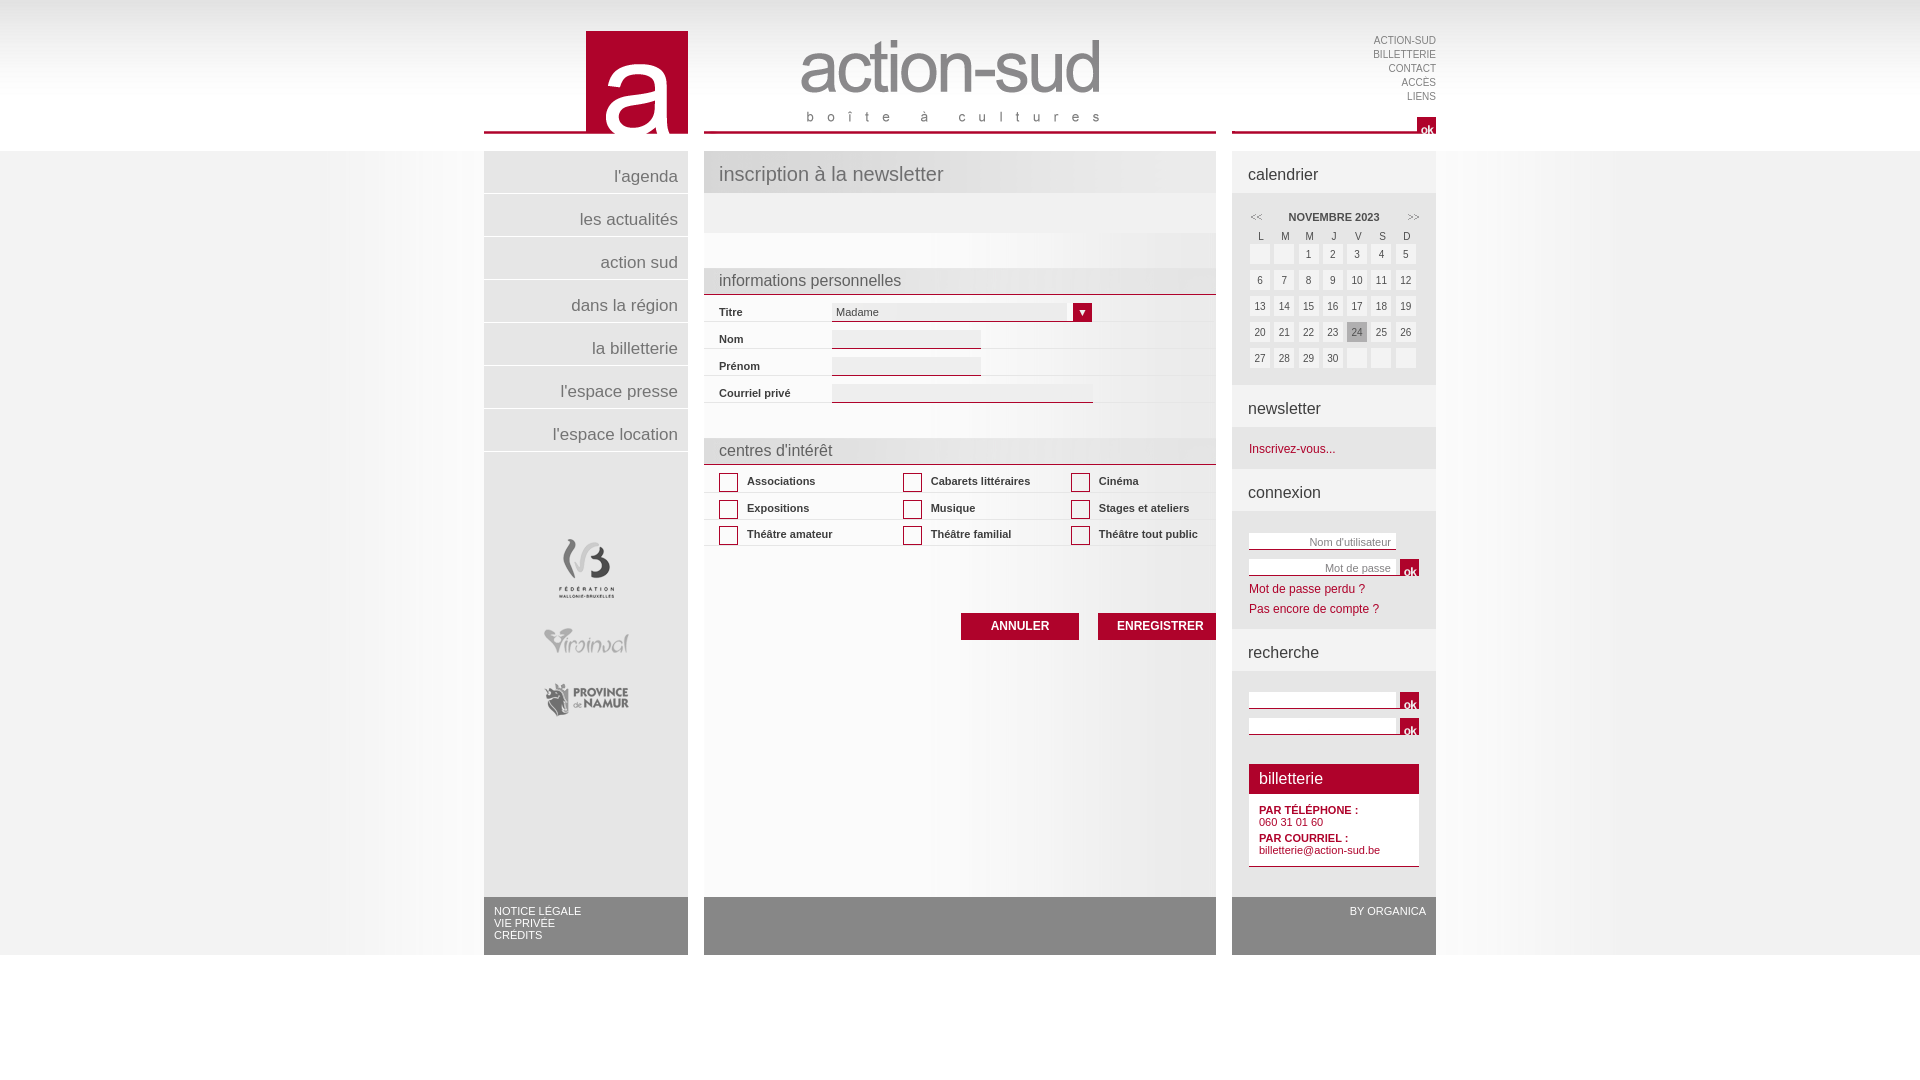 The height and width of the screenshot is (1080, 1920). What do you see at coordinates (584, 342) in the screenshot?
I see `'la billetterie'` at bounding box center [584, 342].